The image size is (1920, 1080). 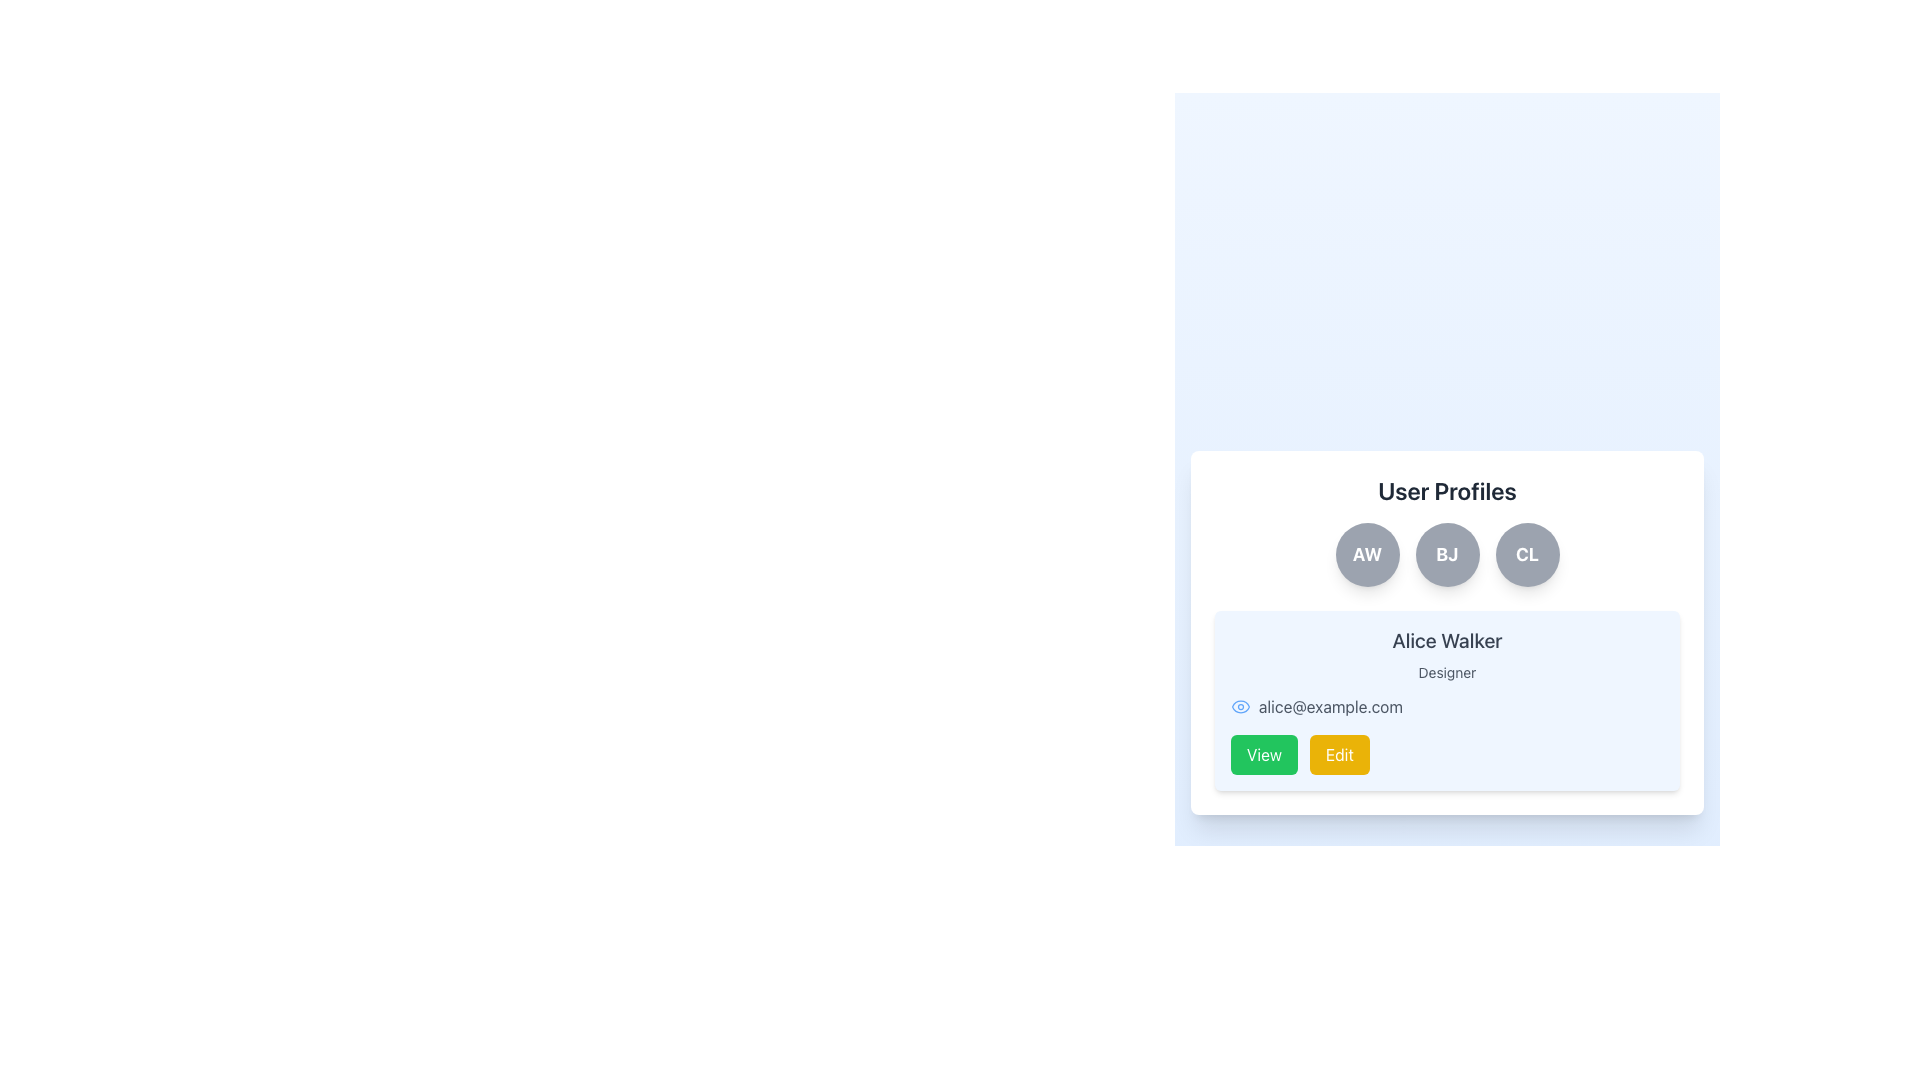 What do you see at coordinates (1447, 672) in the screenshot?
I see `the 'Designer' label in the profile card of 'Alice Walker', which is positioned directly below the name and above the email line` at bounding box center [1447, 672].